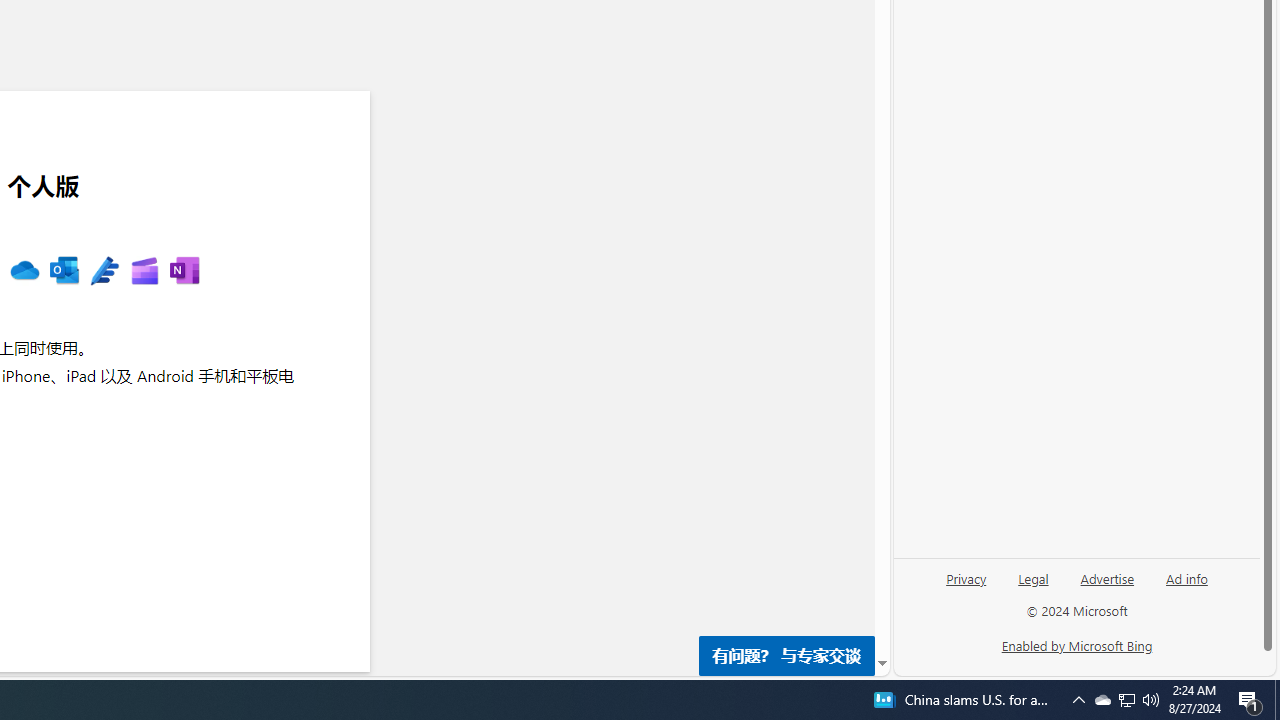  What do you see at coordinates (64, 271) in the screenshot?
I see `'MS Outlook '` at bounding box center [64, 271].